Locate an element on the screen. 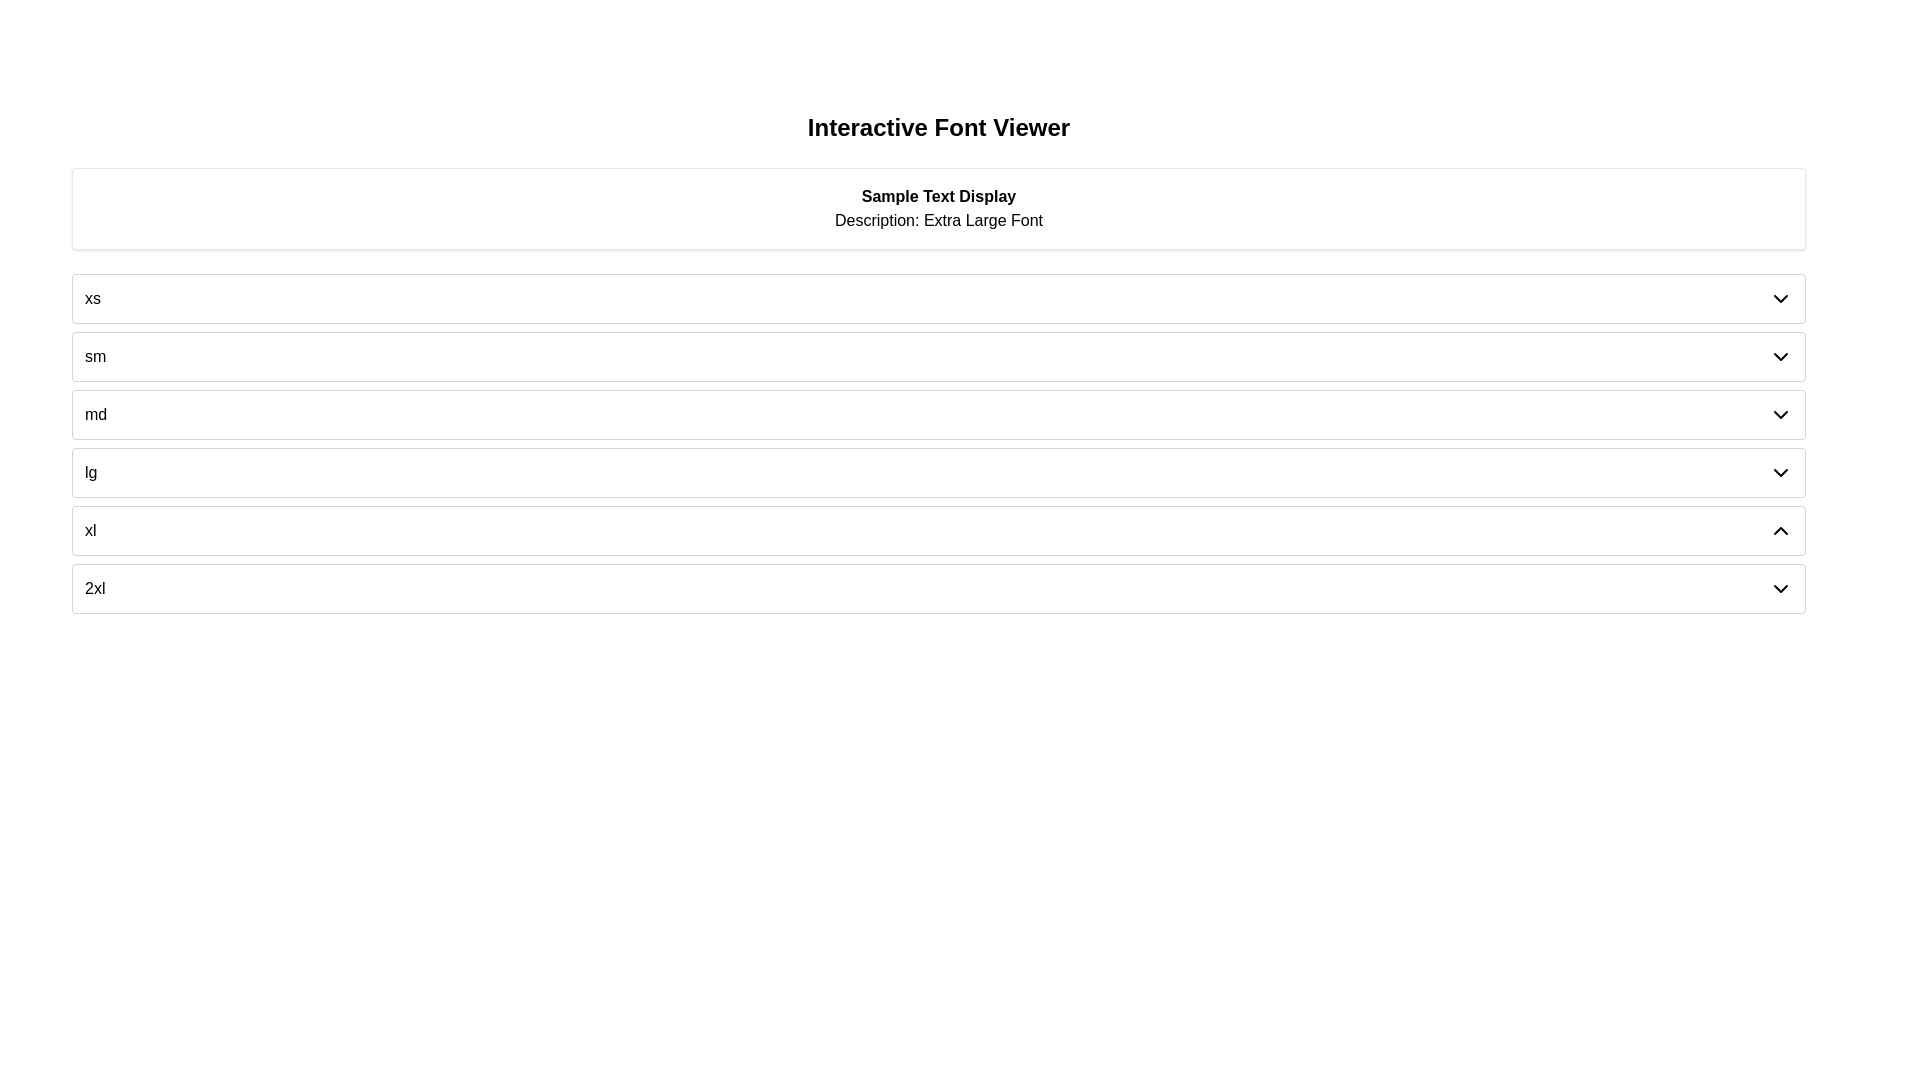 This screenshot has height=1080, width=1920. the downward-pointing chevron icon at the right end of the row labeled 'xs' is located at coordinates (1780, 299).